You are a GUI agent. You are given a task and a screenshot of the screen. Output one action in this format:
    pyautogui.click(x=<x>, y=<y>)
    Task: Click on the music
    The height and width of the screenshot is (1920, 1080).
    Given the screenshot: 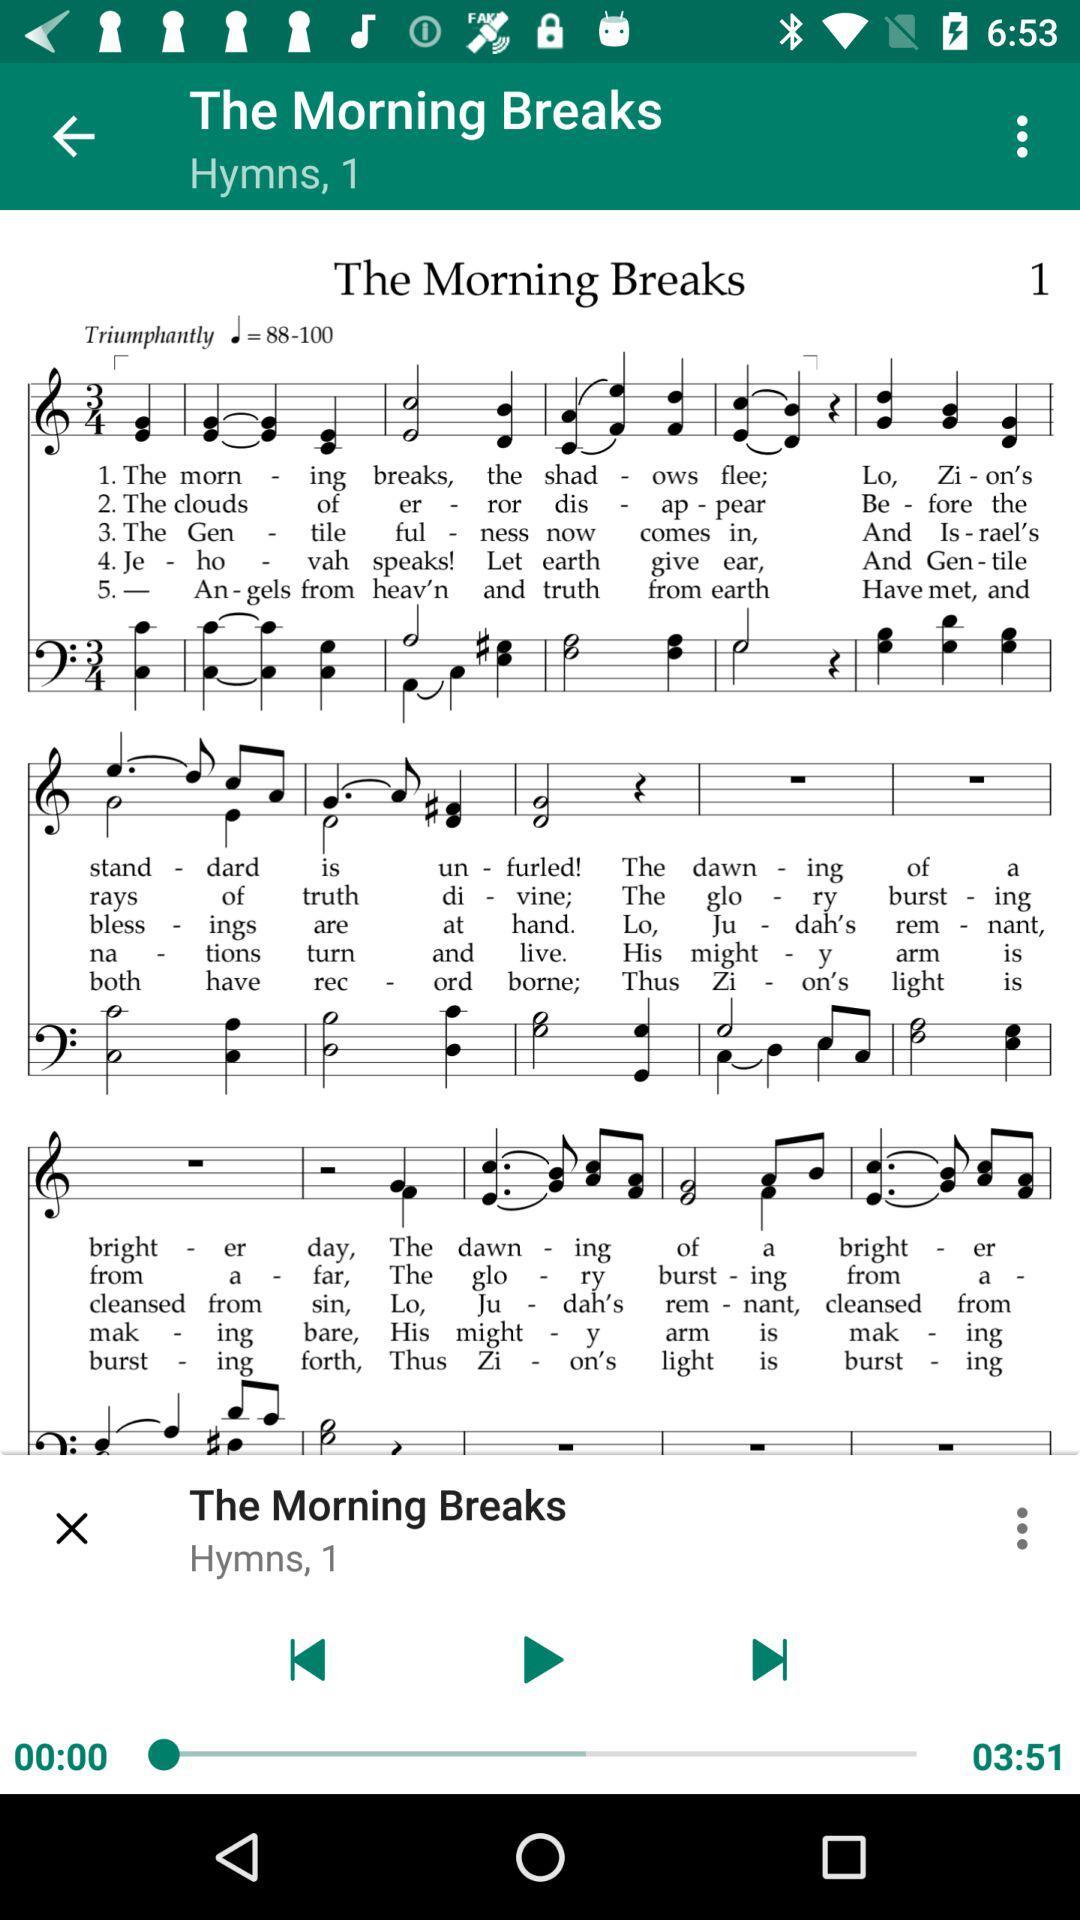 What is the action you would take?
    pyautogui.click(x=540, y=1659)
    